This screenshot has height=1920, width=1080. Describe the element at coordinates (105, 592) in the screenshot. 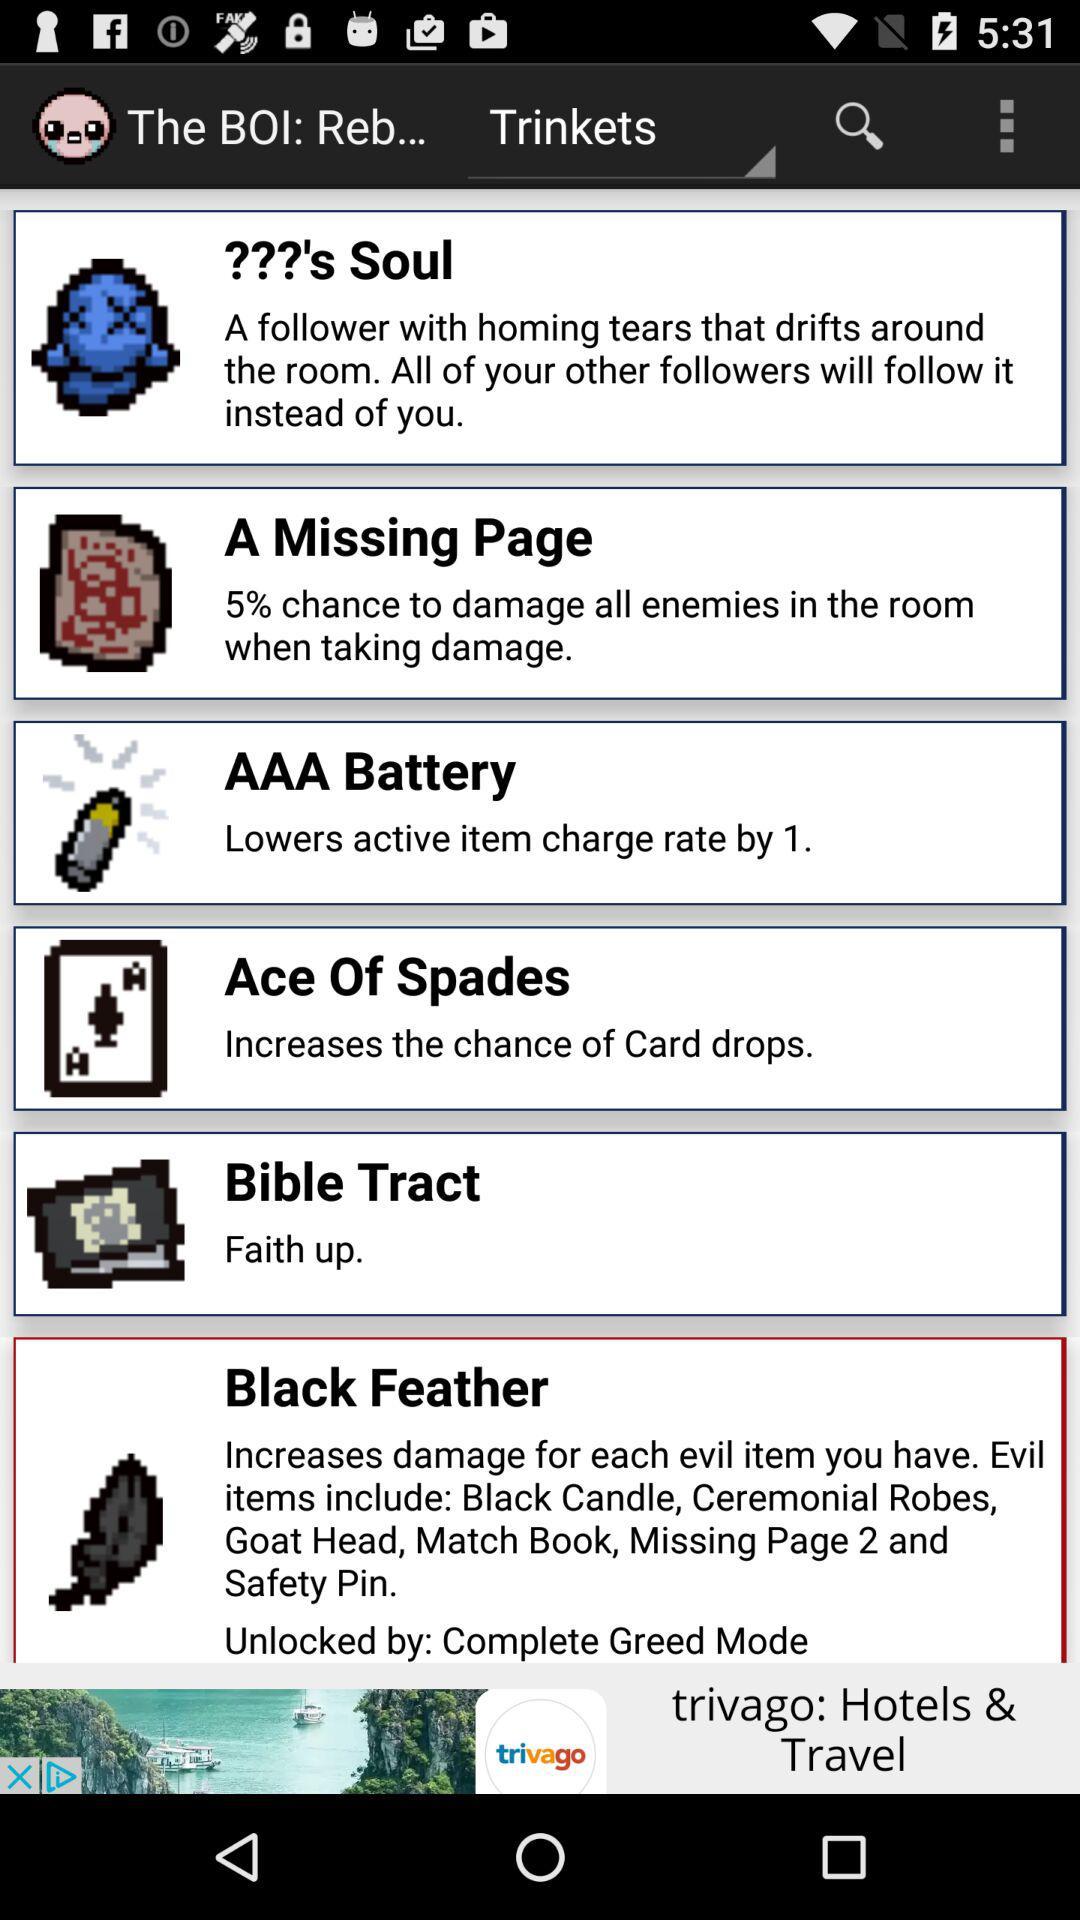

I see `the small image which is on the left side of a missing page` at that location.